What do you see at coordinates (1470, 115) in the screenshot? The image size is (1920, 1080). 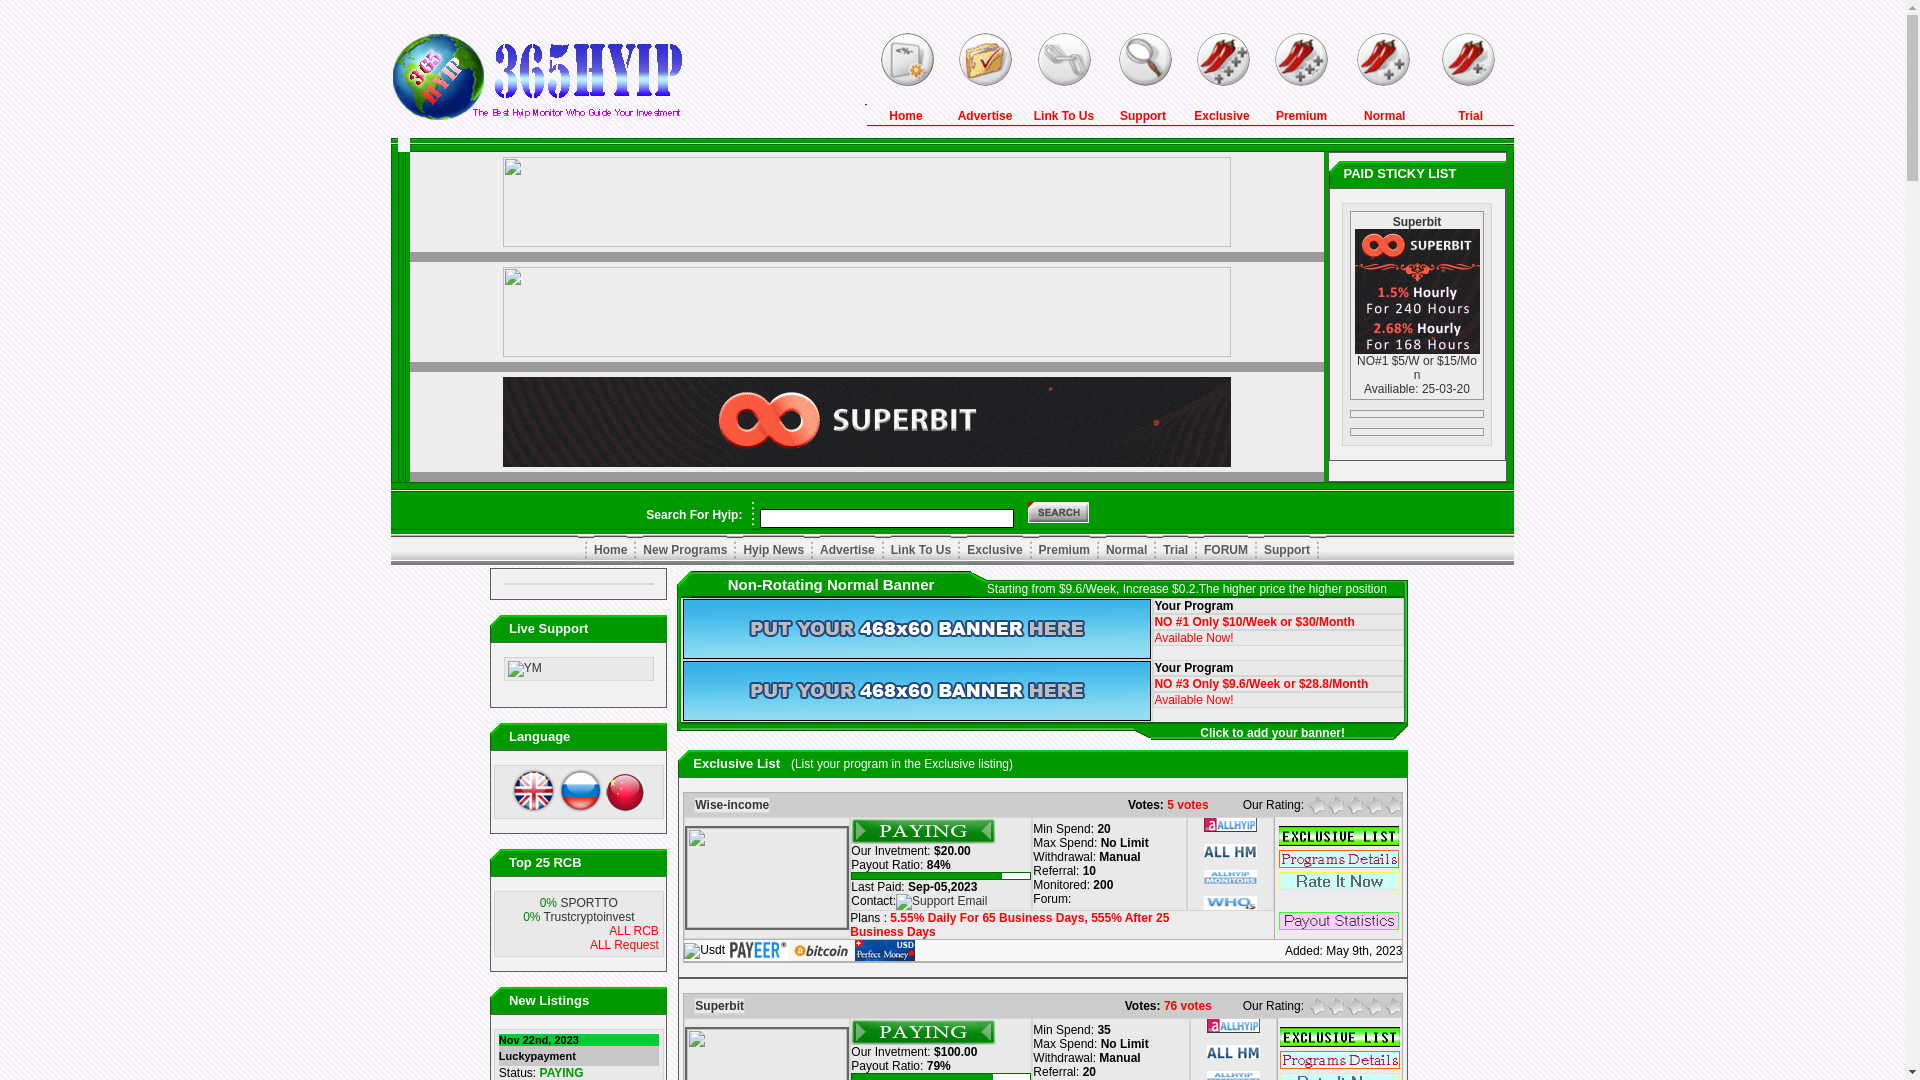 I see `'Trial'` at bounding box center [1470, 115].